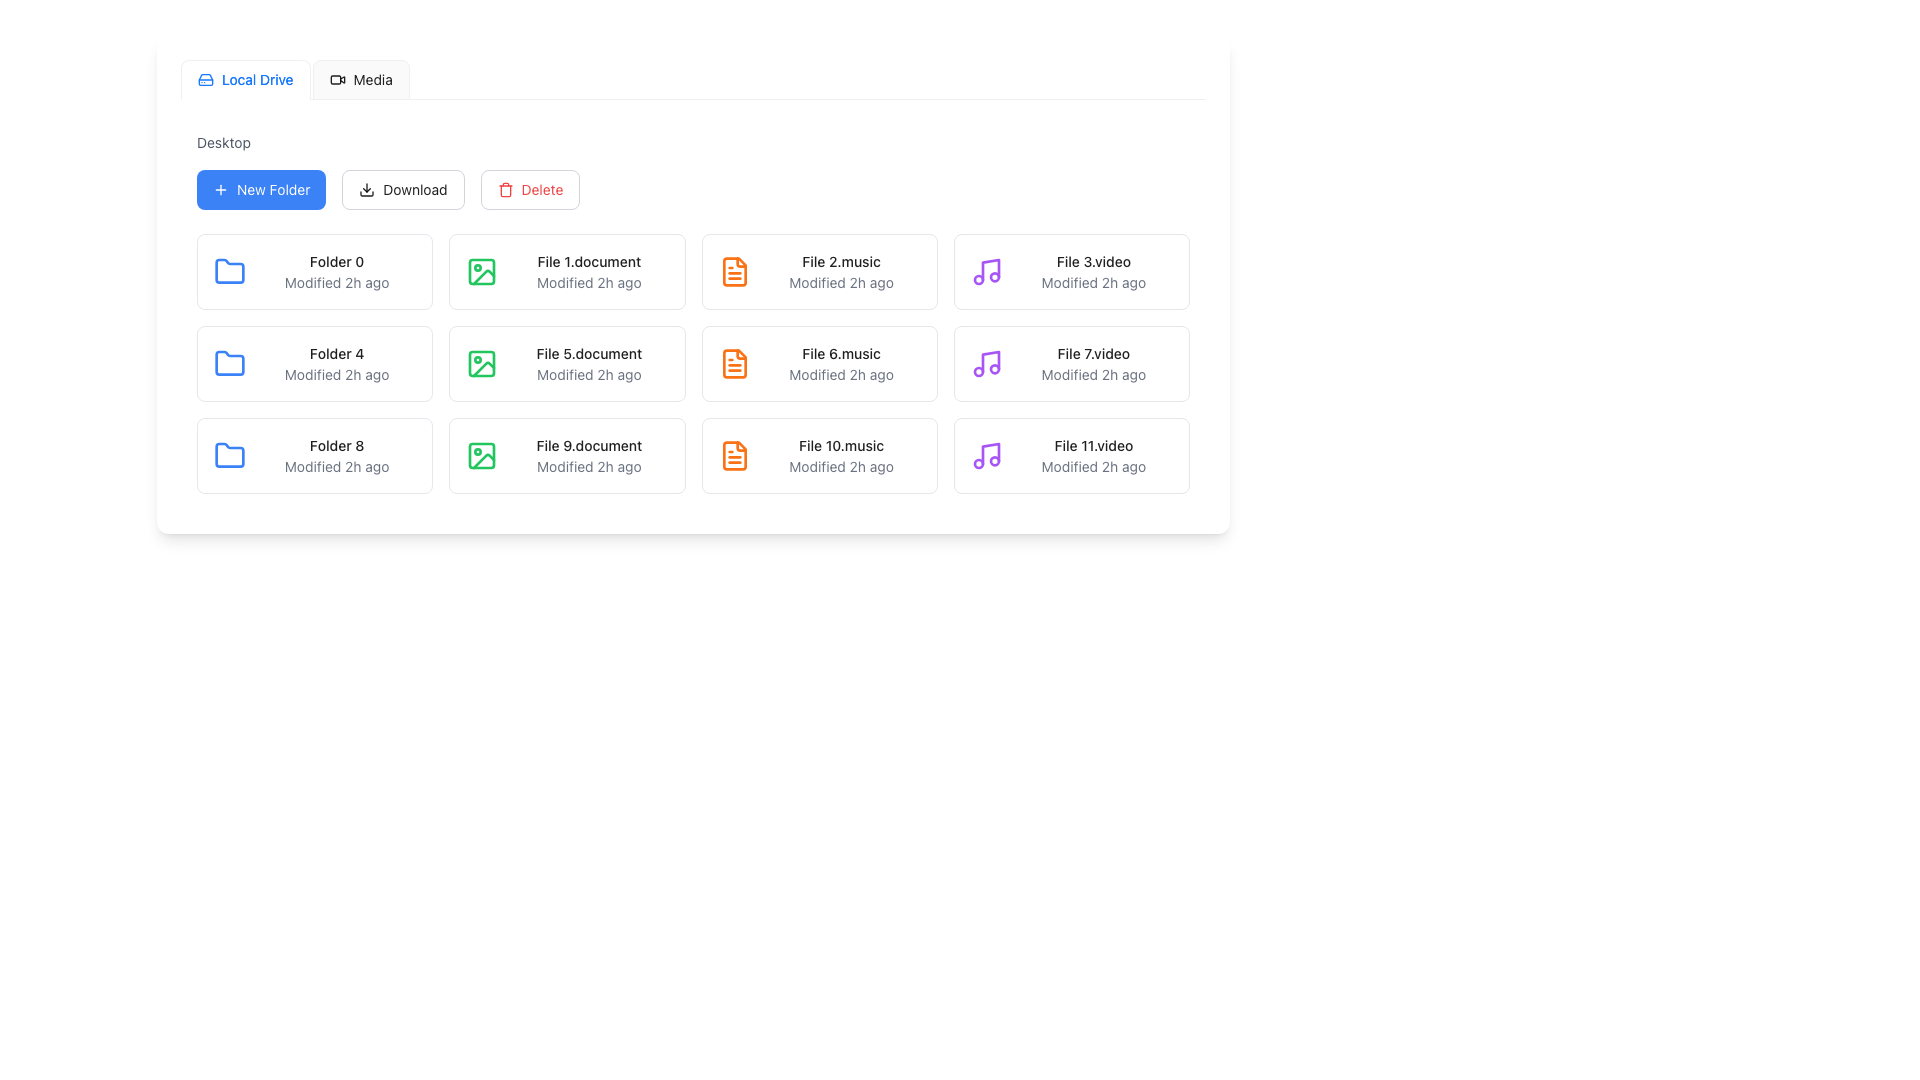 Image resolution: width=1920 pixels, height=1080 pixels. What do you see at coordinates (482, 455) in the screenshot?
I see `the file type icon located to the left of the 'File 9.document' title` at bounding box center [482, 455].